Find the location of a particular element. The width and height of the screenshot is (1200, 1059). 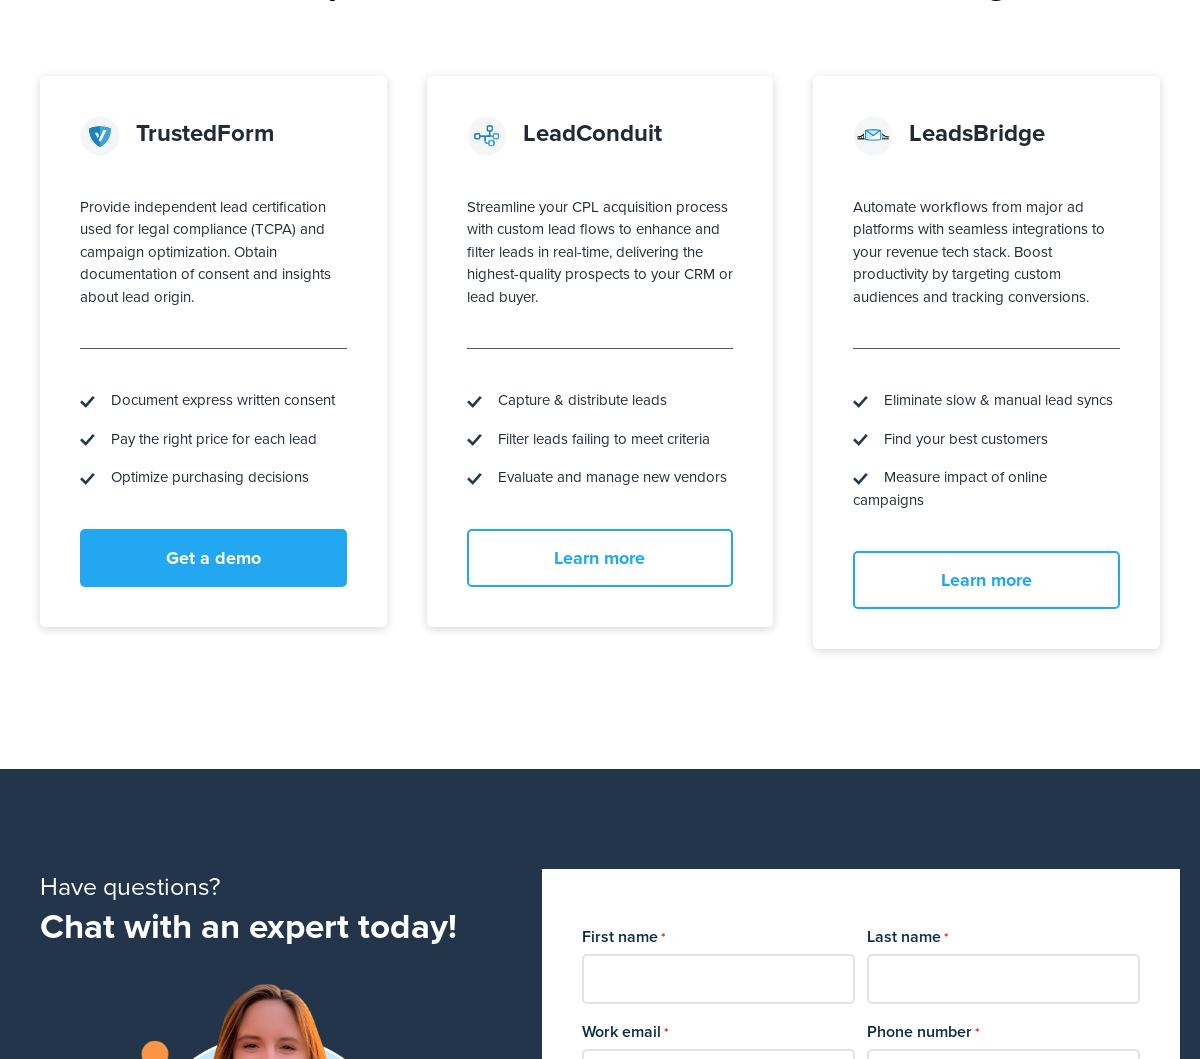

'Automate workflows from major ad platforms with seamless integrations to your revenue tech stack. Boost productivity by targeting custom audiences and tracking conversions.' is located at coordinates (978, 250).